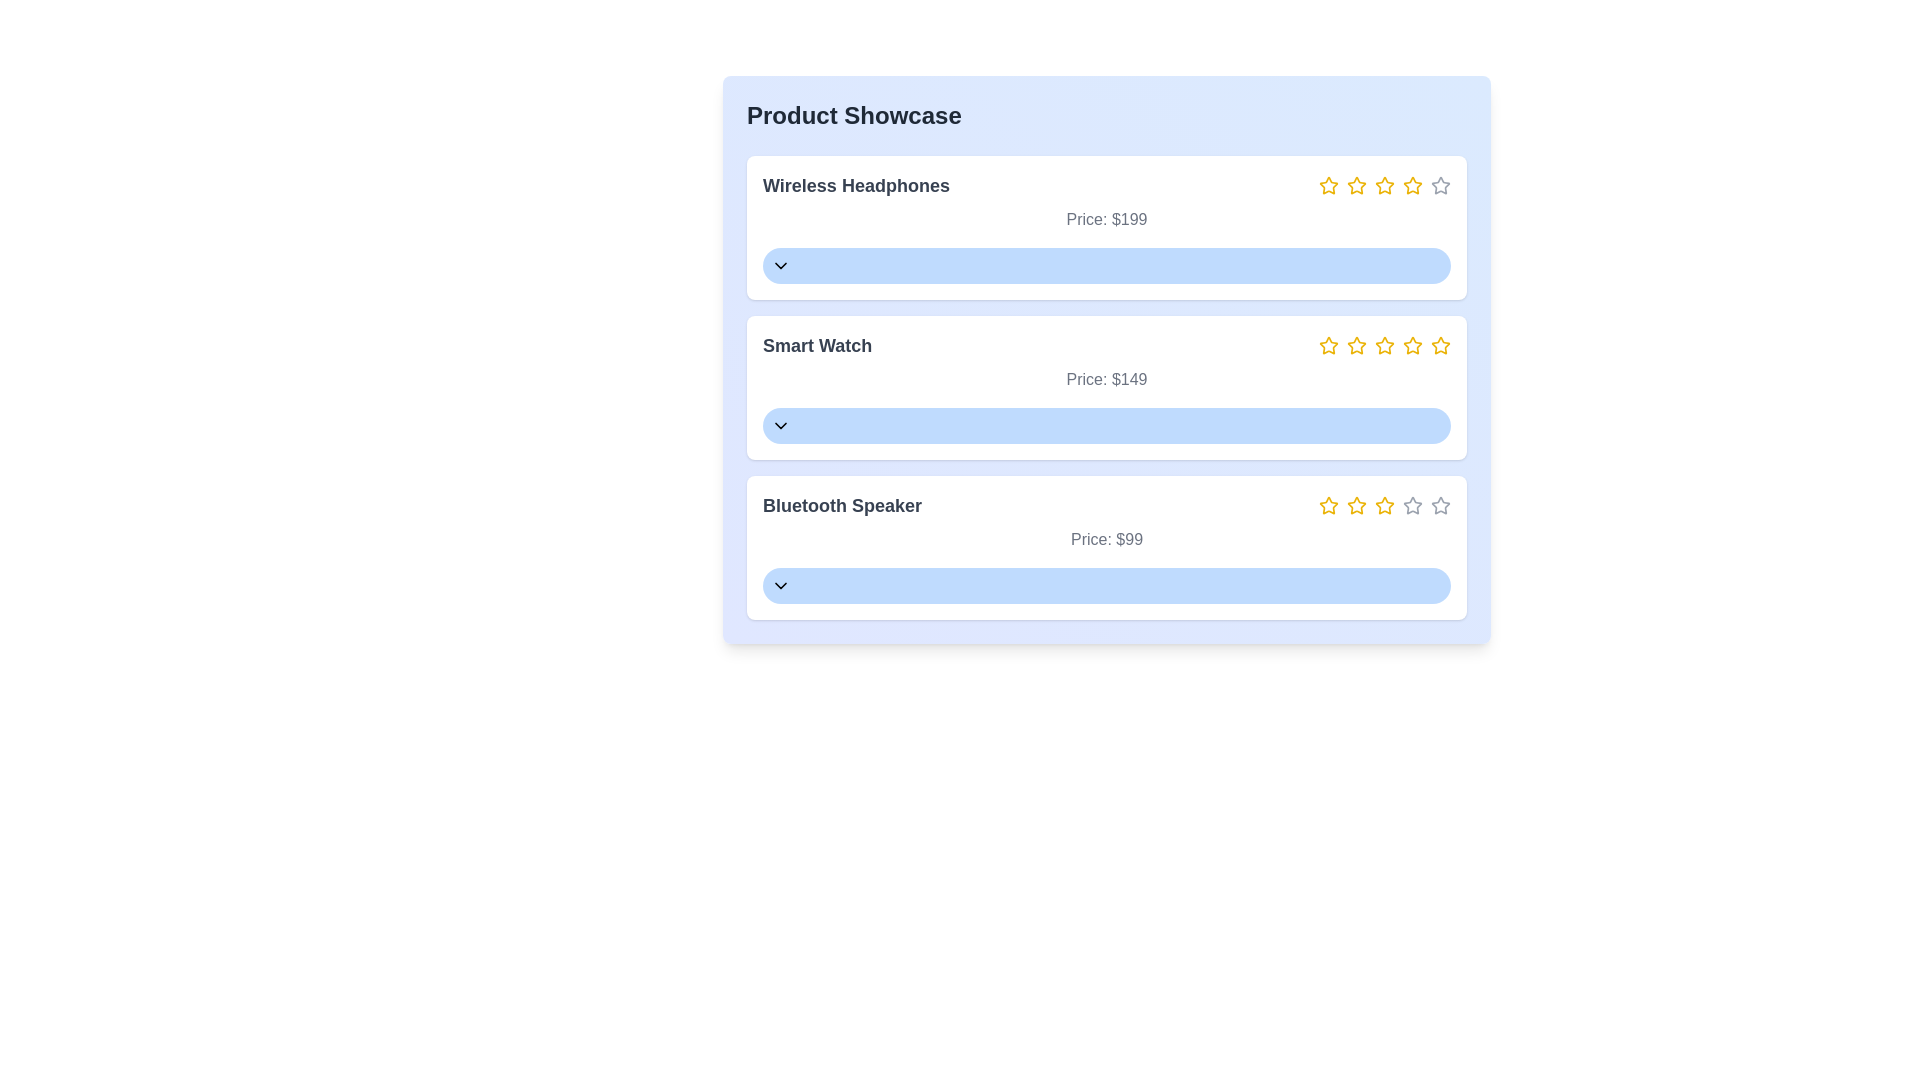 Image resolution: width=1920 pixels, height=1080 pixels. Describe the element at coordinates (1106, 547) in the screenshot. I see `the 'Bluetooth Speaker' product card, which is the third and last card in a vertical list` at that location.